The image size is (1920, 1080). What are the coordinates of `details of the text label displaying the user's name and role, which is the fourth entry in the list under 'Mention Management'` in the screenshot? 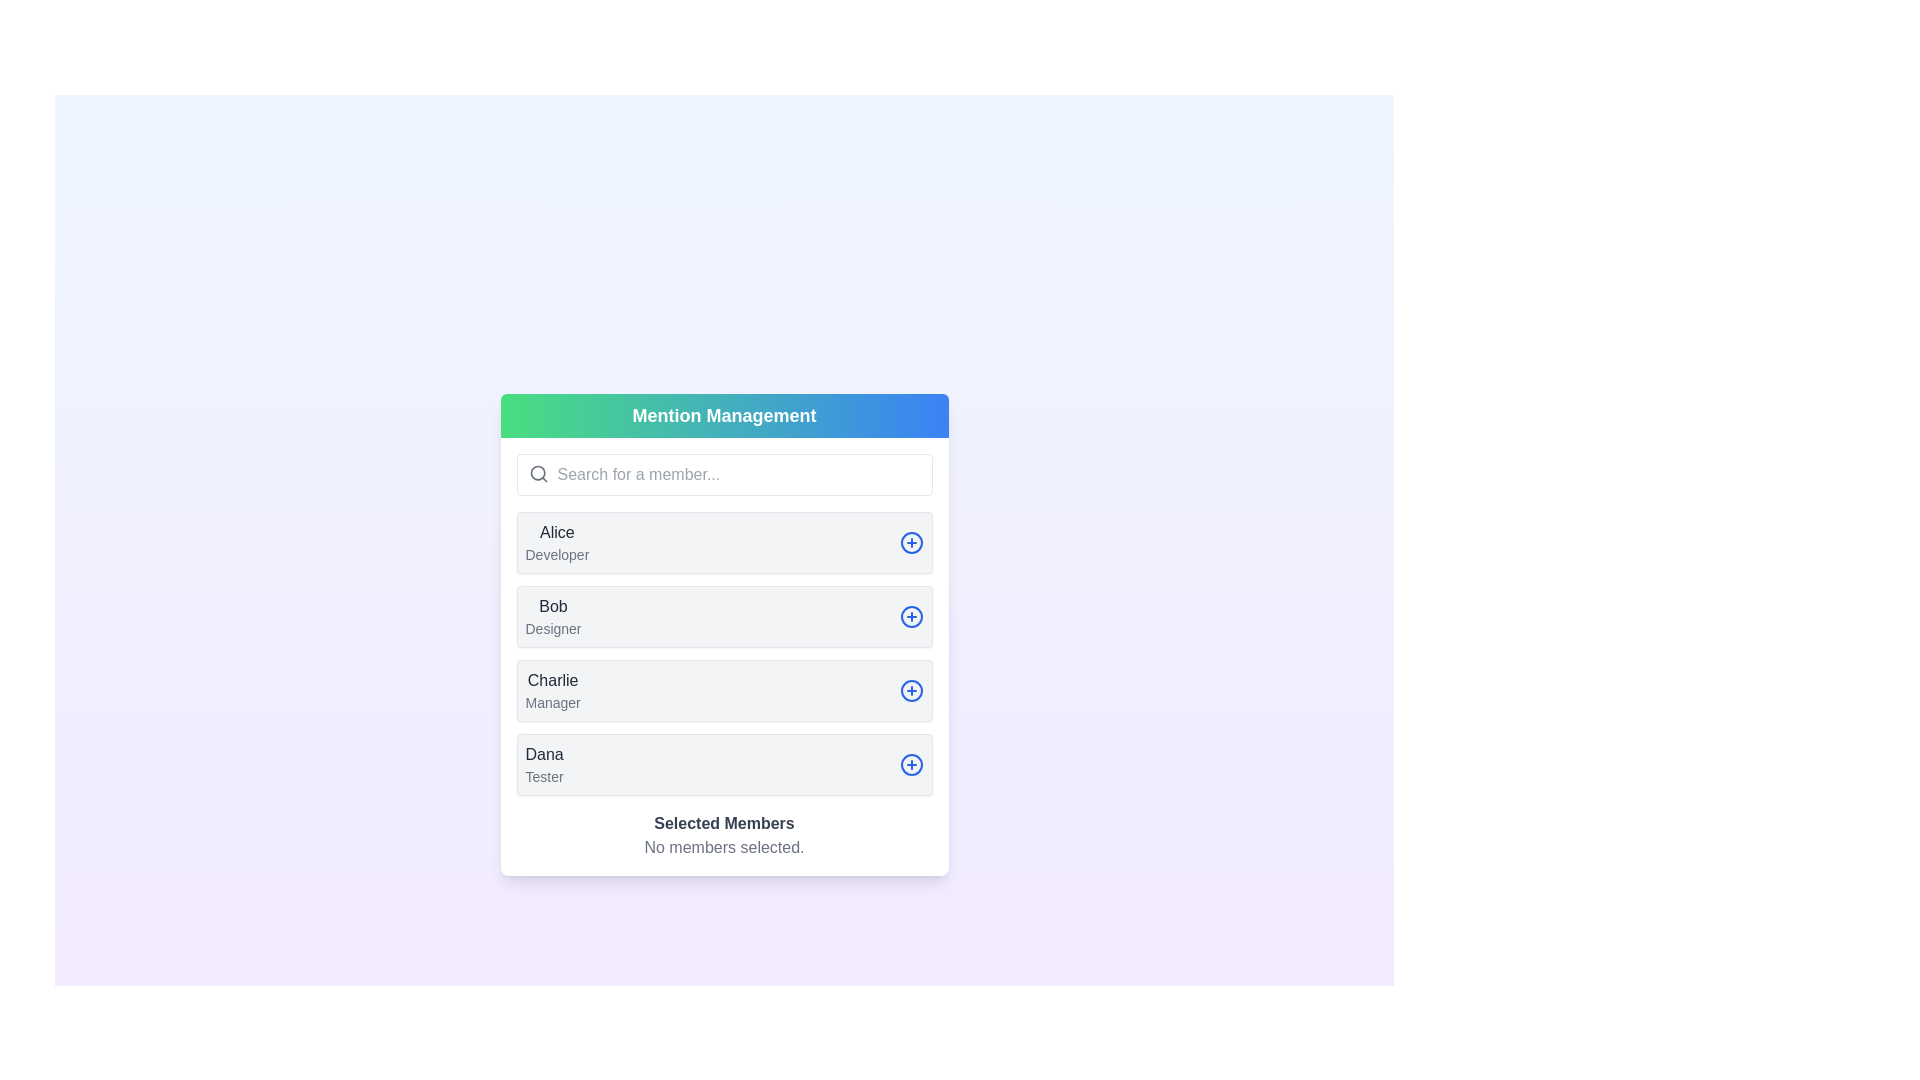 It's located at (544, 764).